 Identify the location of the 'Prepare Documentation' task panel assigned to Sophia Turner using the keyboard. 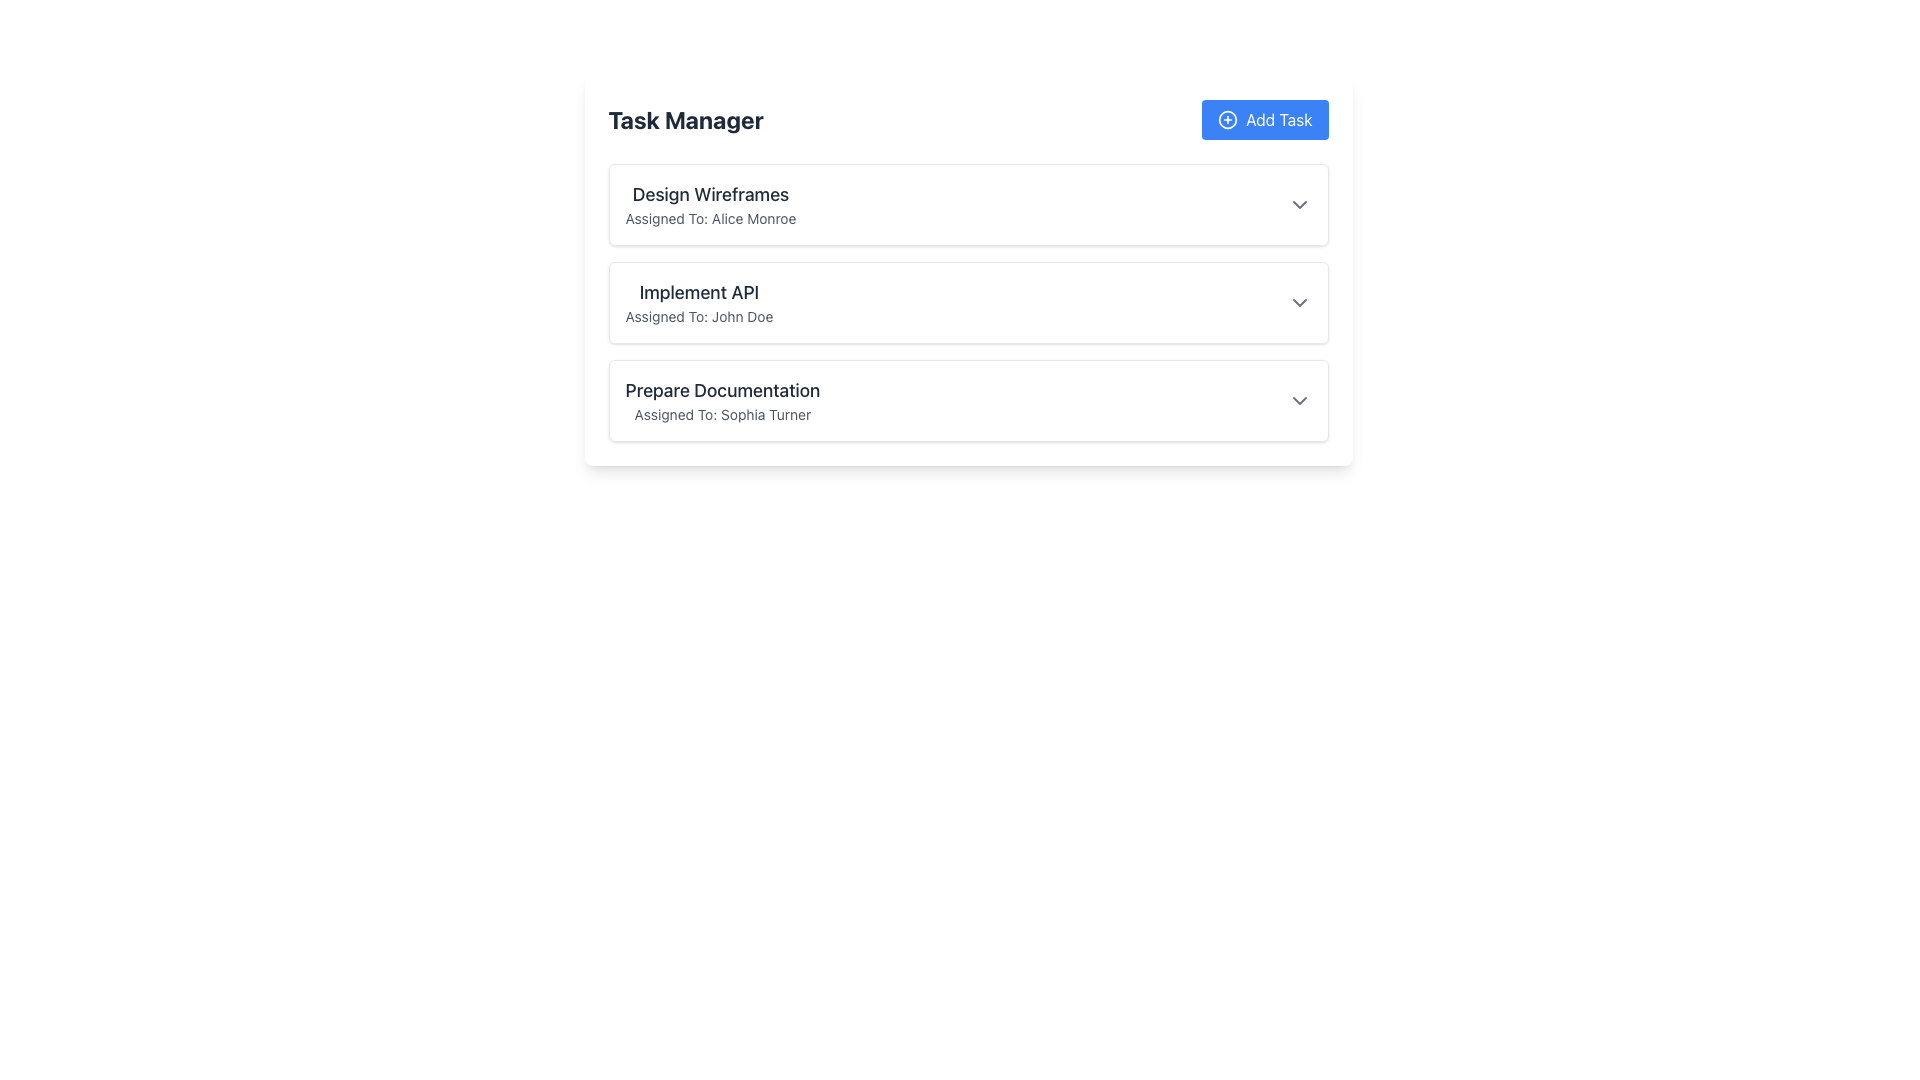
(968, 401).